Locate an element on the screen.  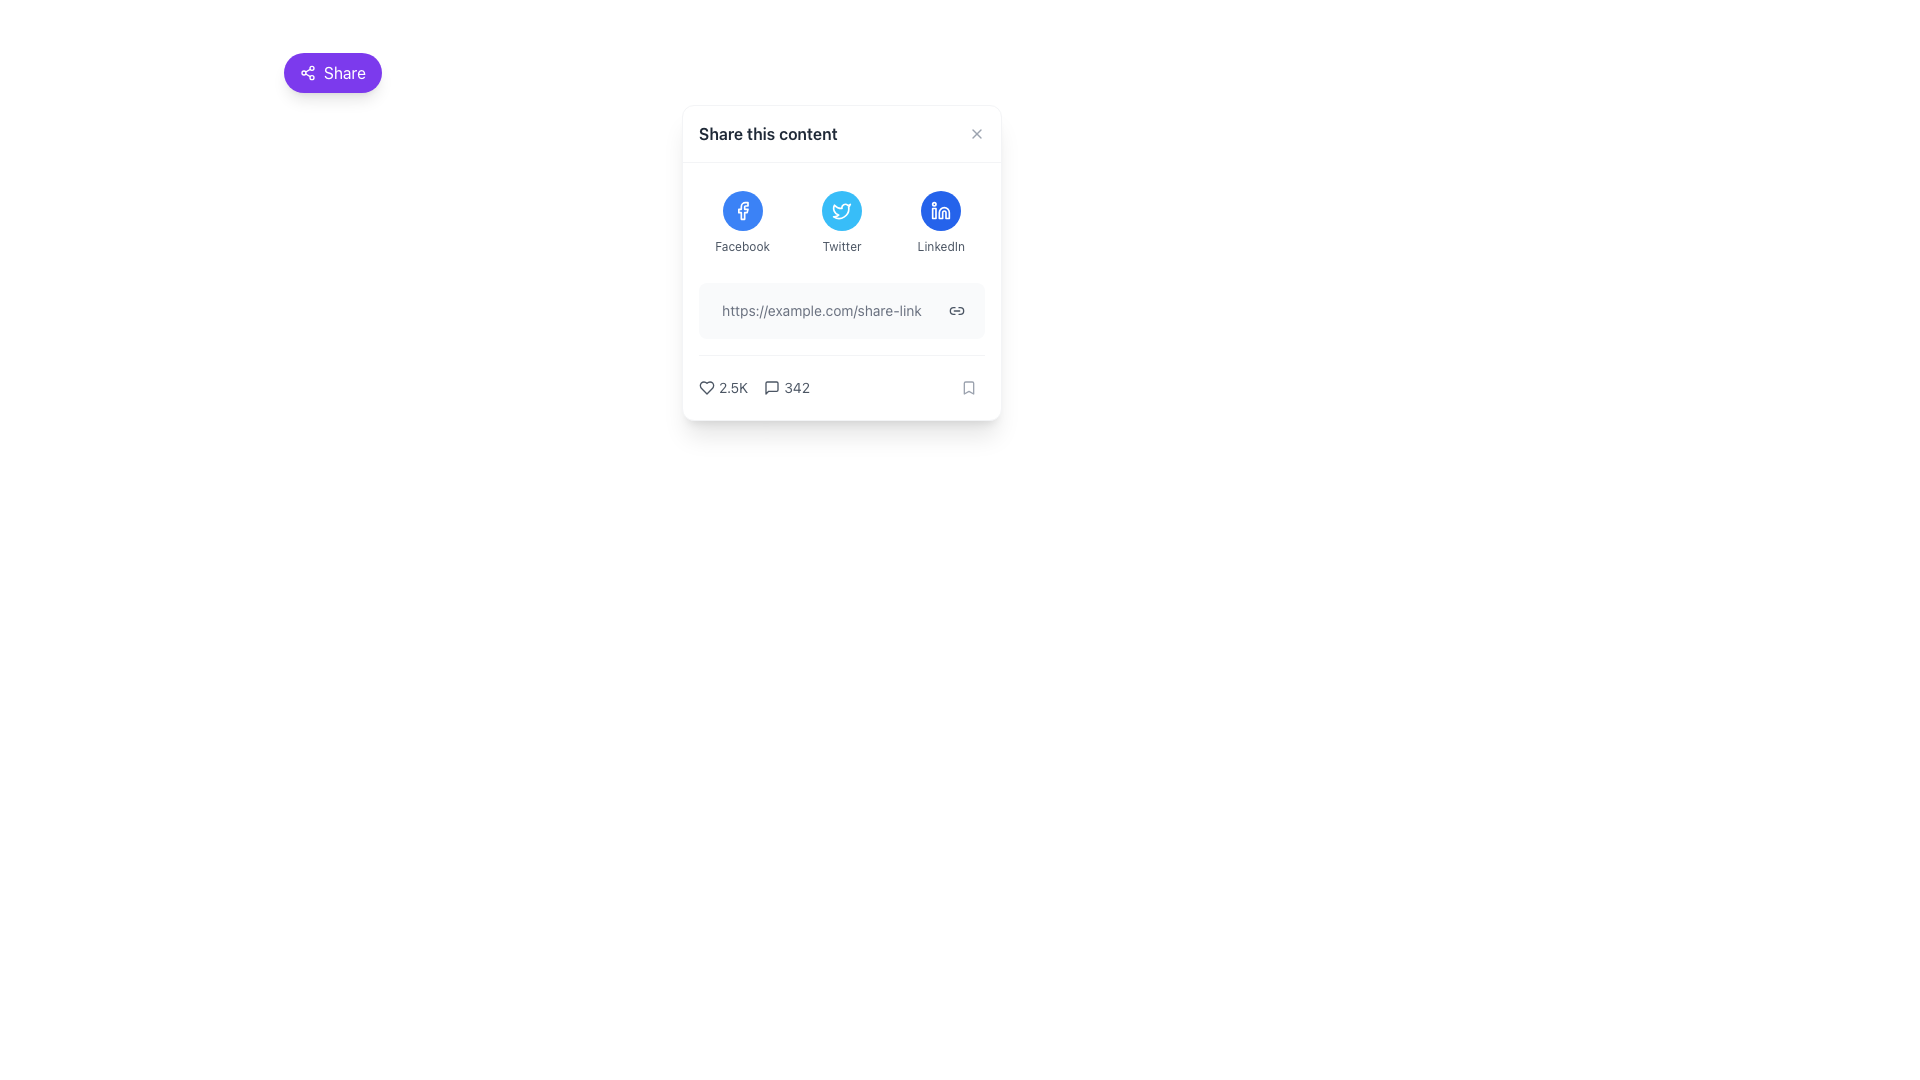
the heart-shaped icon at the bottom left corner of the sharing information box to like is located at coordinates (706, 388).